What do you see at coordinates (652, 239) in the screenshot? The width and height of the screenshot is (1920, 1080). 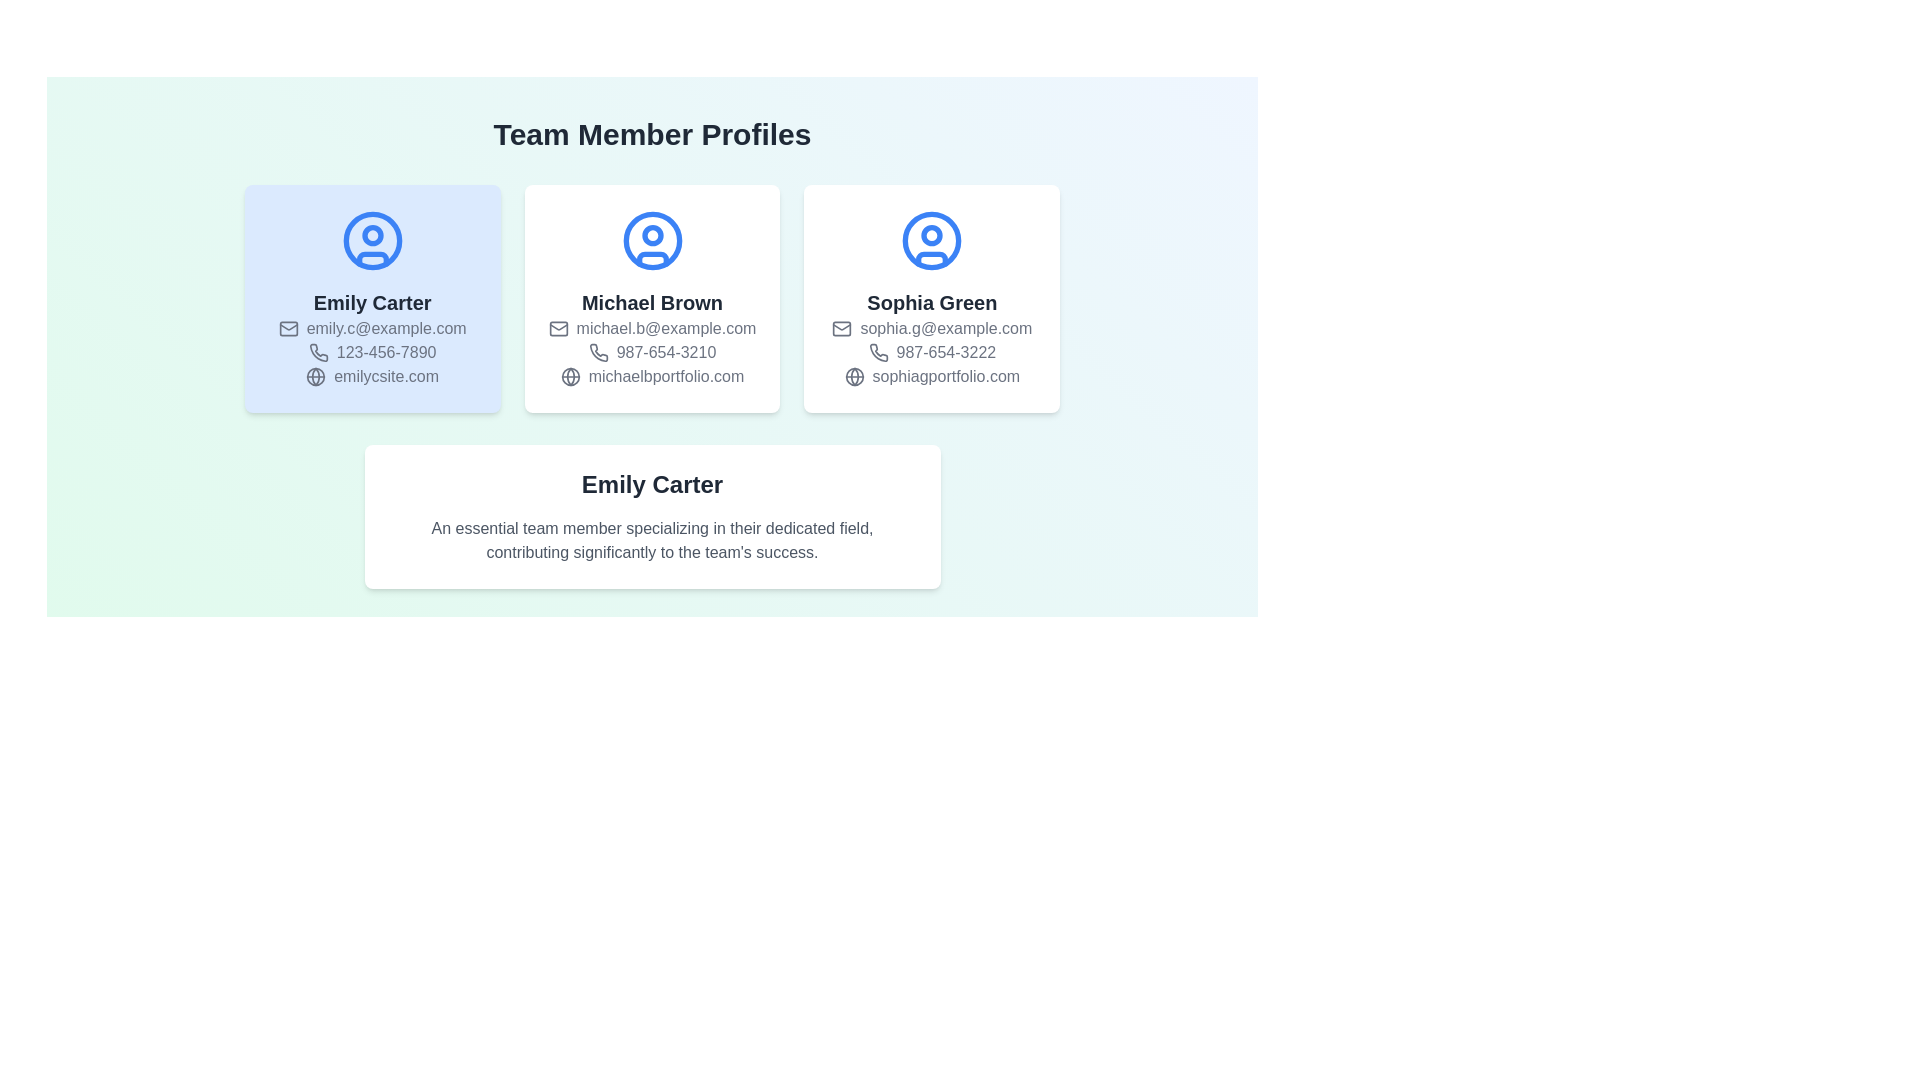 I see `the profile icon representing Michael Brown located at the top of his profile card` at bounding box center [652, 239].